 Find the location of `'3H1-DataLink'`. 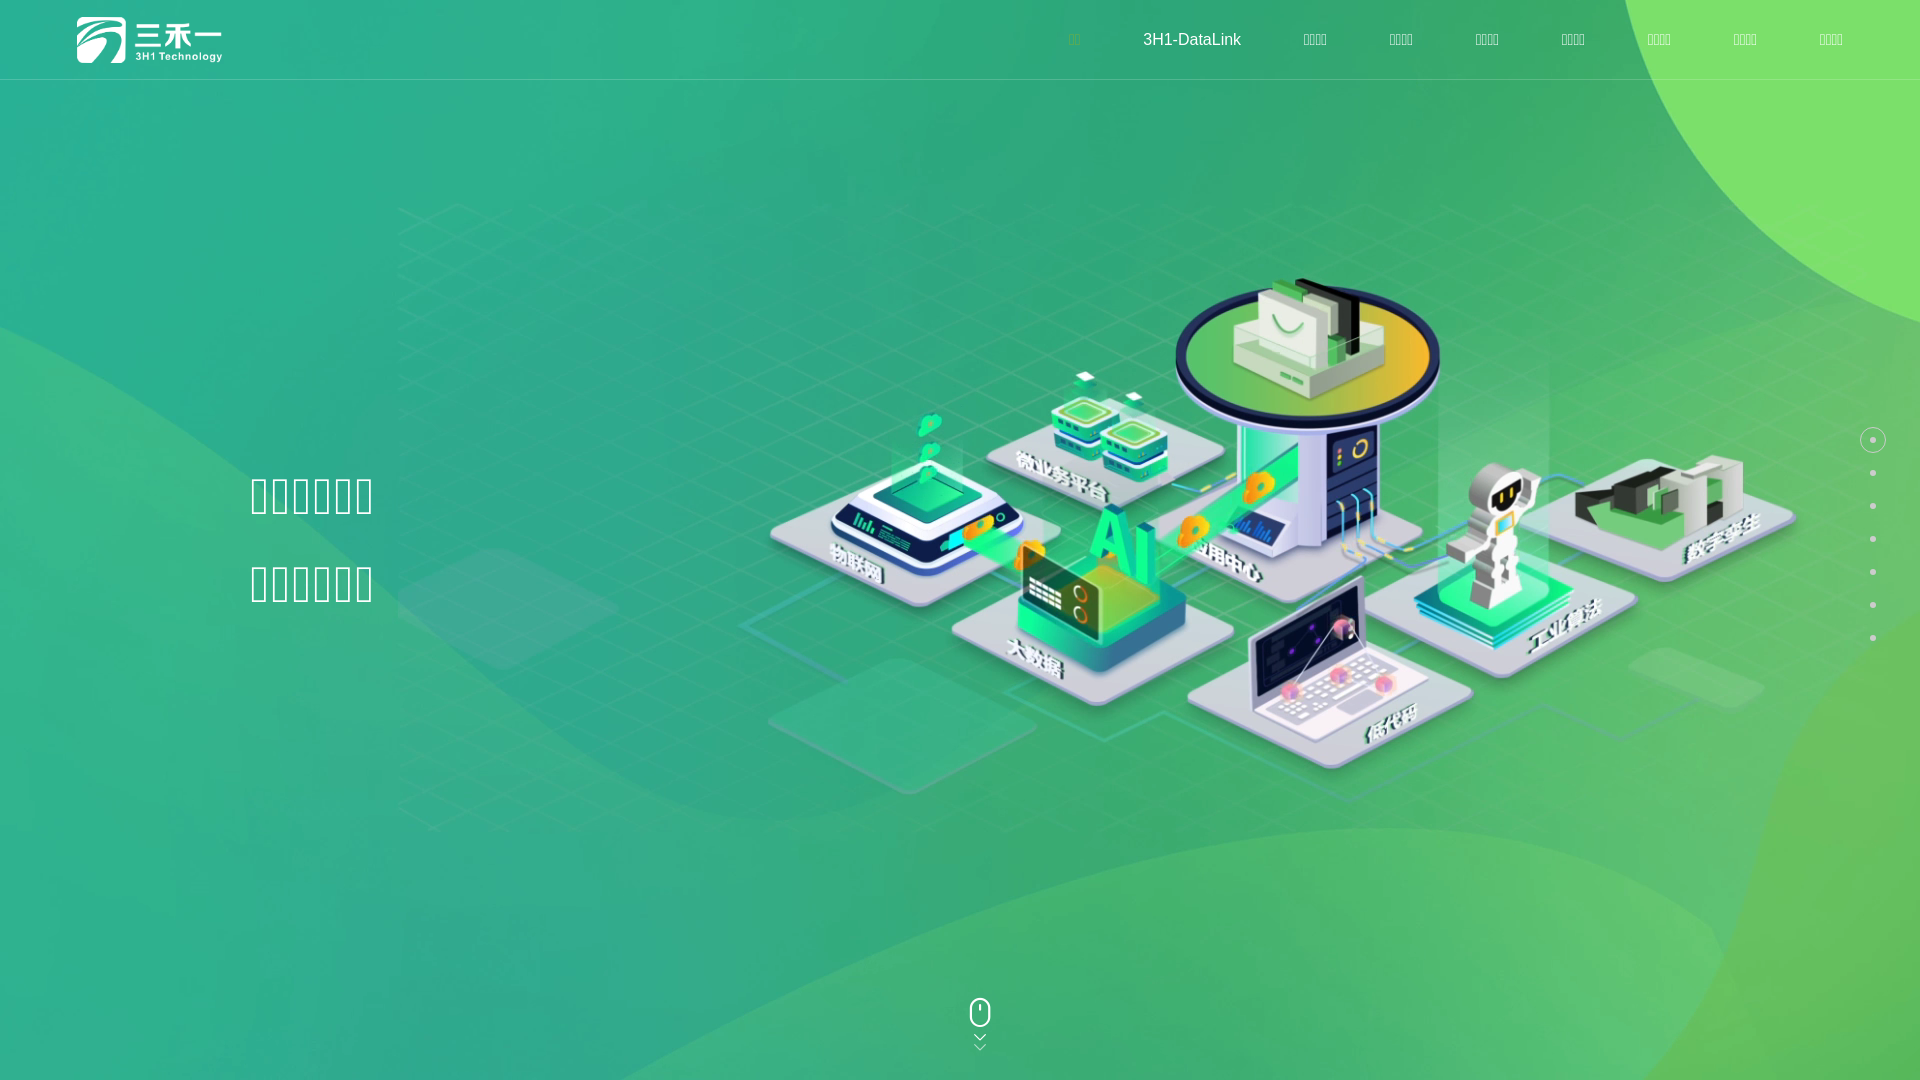

'3H1-DataLink' is located at coordinates (1191, 39).